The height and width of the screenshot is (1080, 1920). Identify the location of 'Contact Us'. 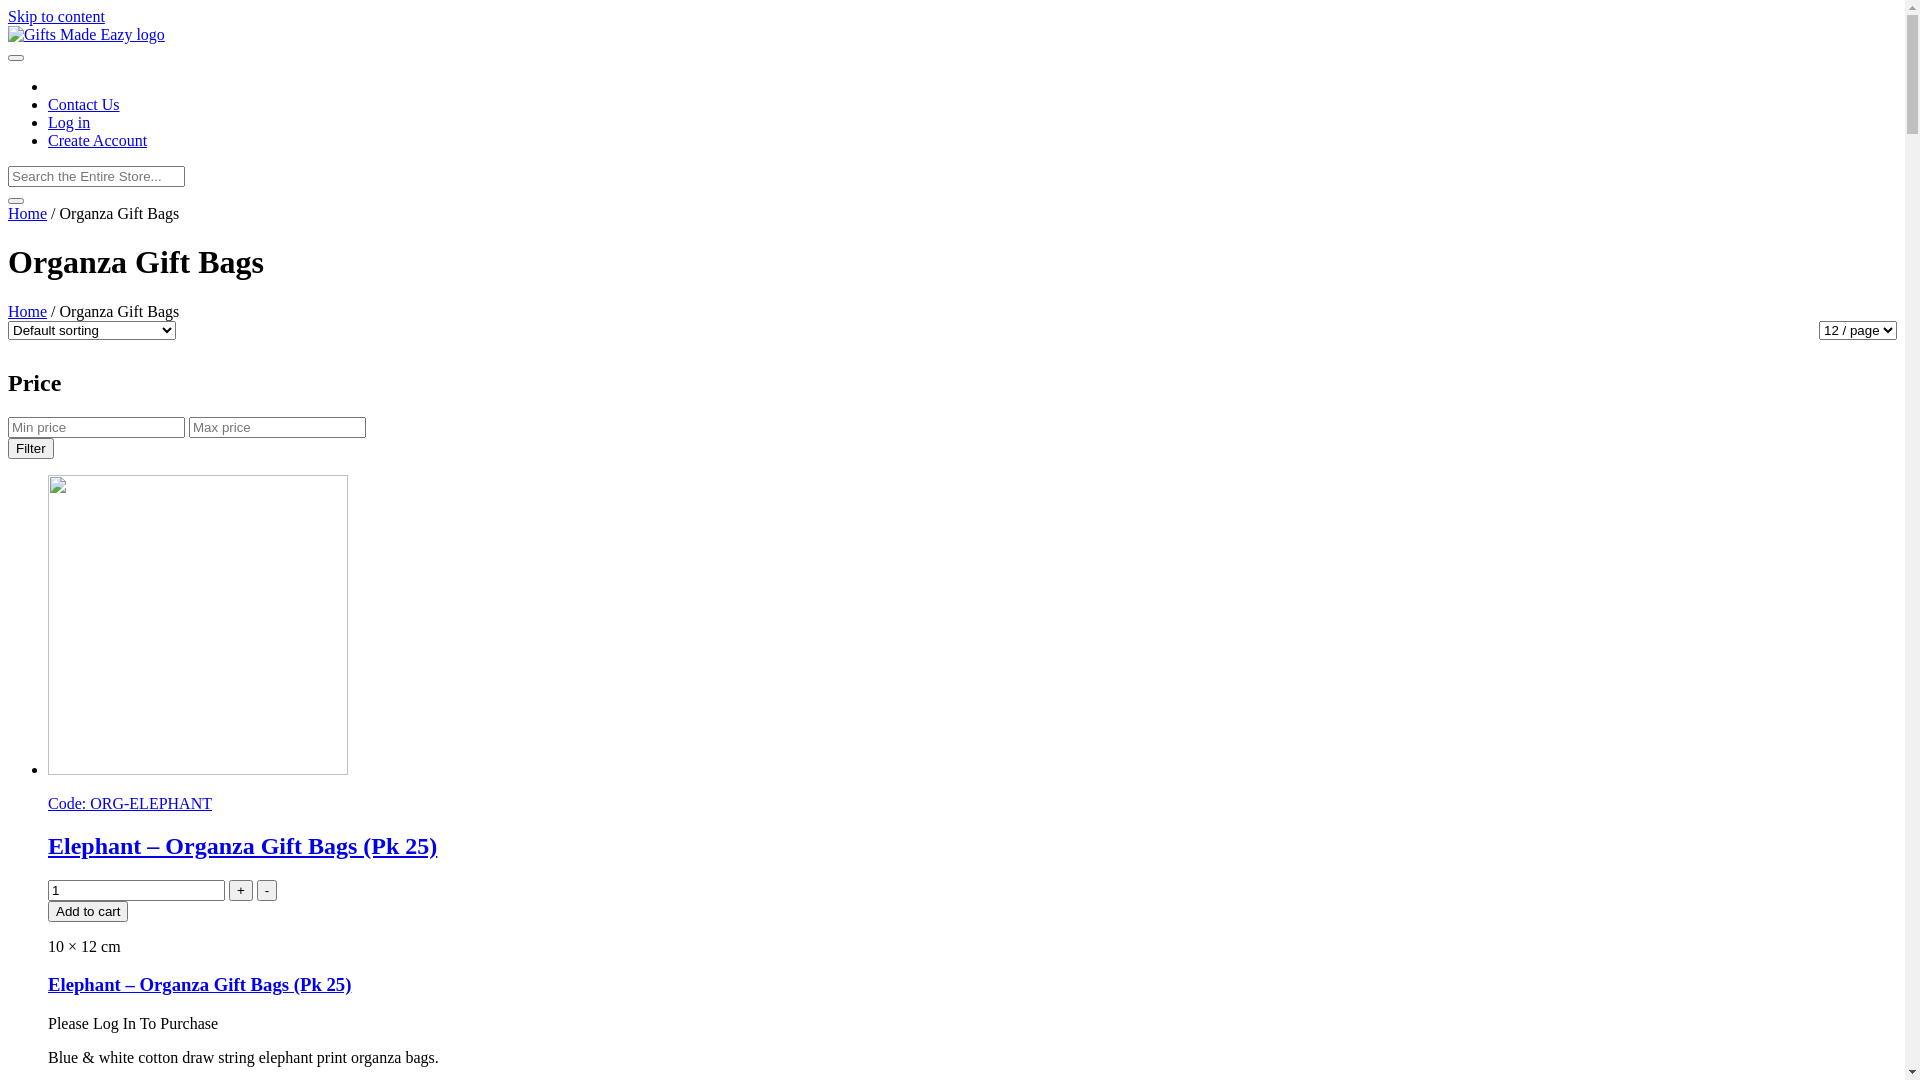
(82, 104).